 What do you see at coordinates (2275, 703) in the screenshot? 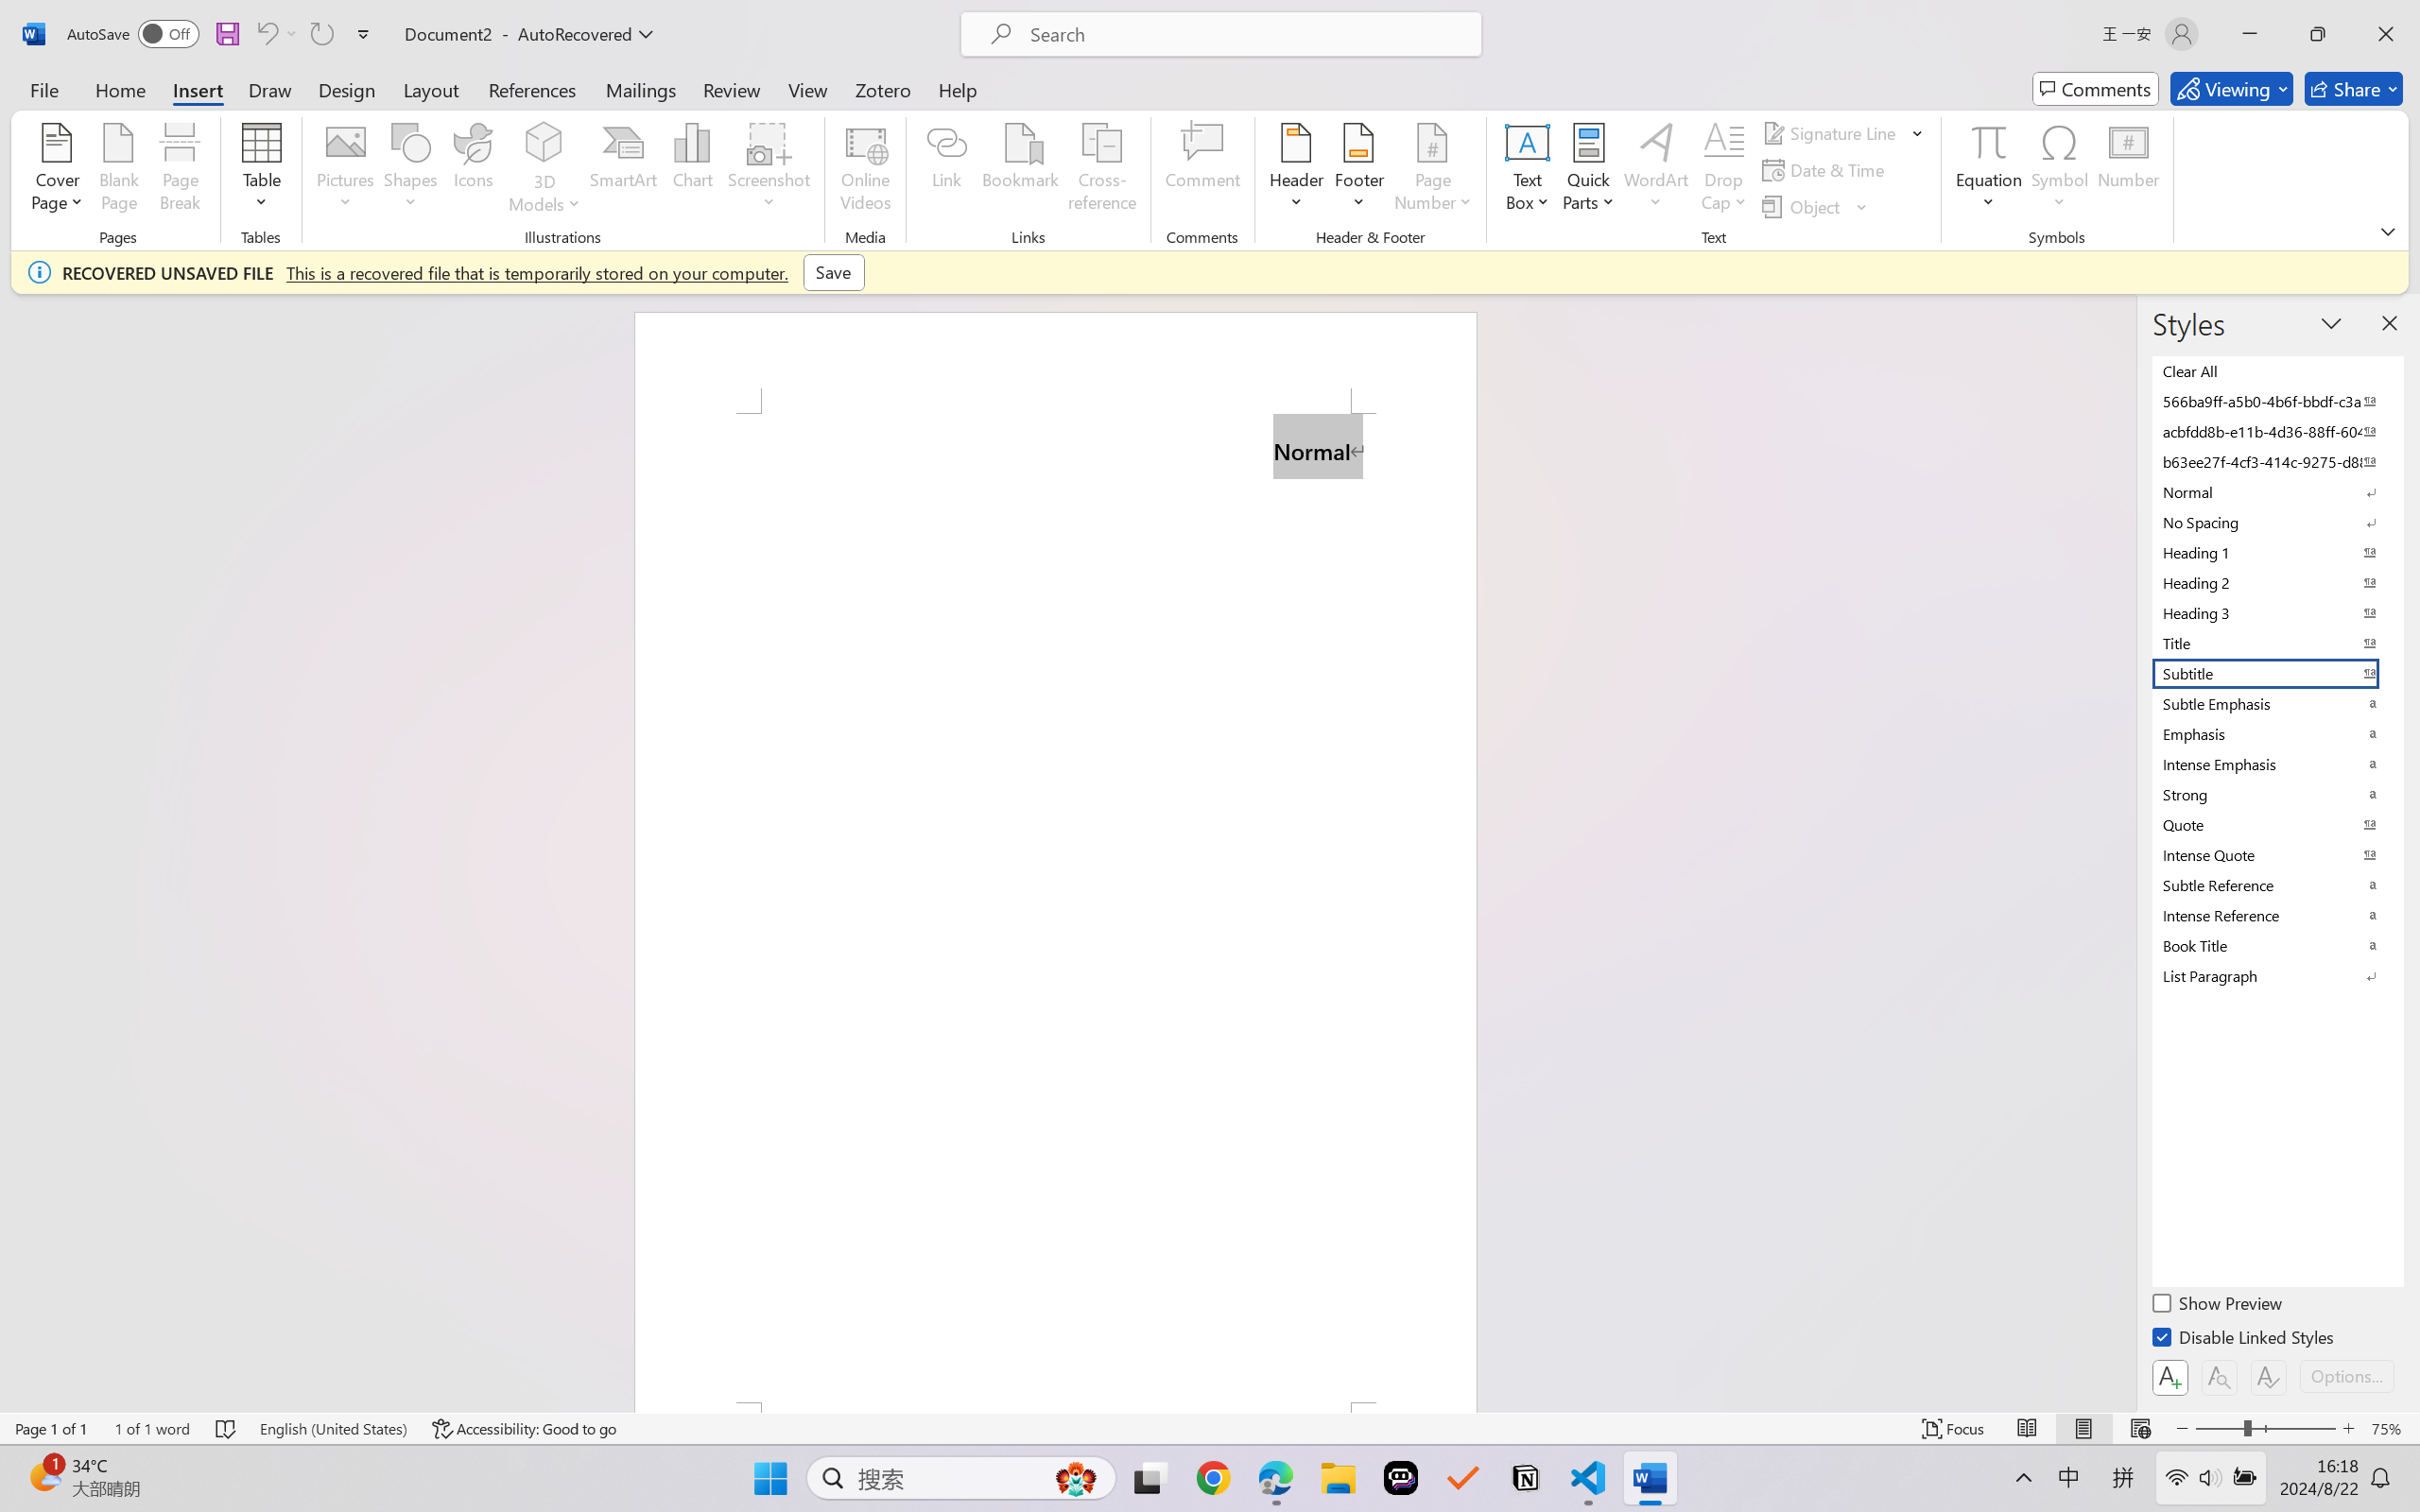
I see `'Subtle Emphasis'` at bounding box center [2275, 703].